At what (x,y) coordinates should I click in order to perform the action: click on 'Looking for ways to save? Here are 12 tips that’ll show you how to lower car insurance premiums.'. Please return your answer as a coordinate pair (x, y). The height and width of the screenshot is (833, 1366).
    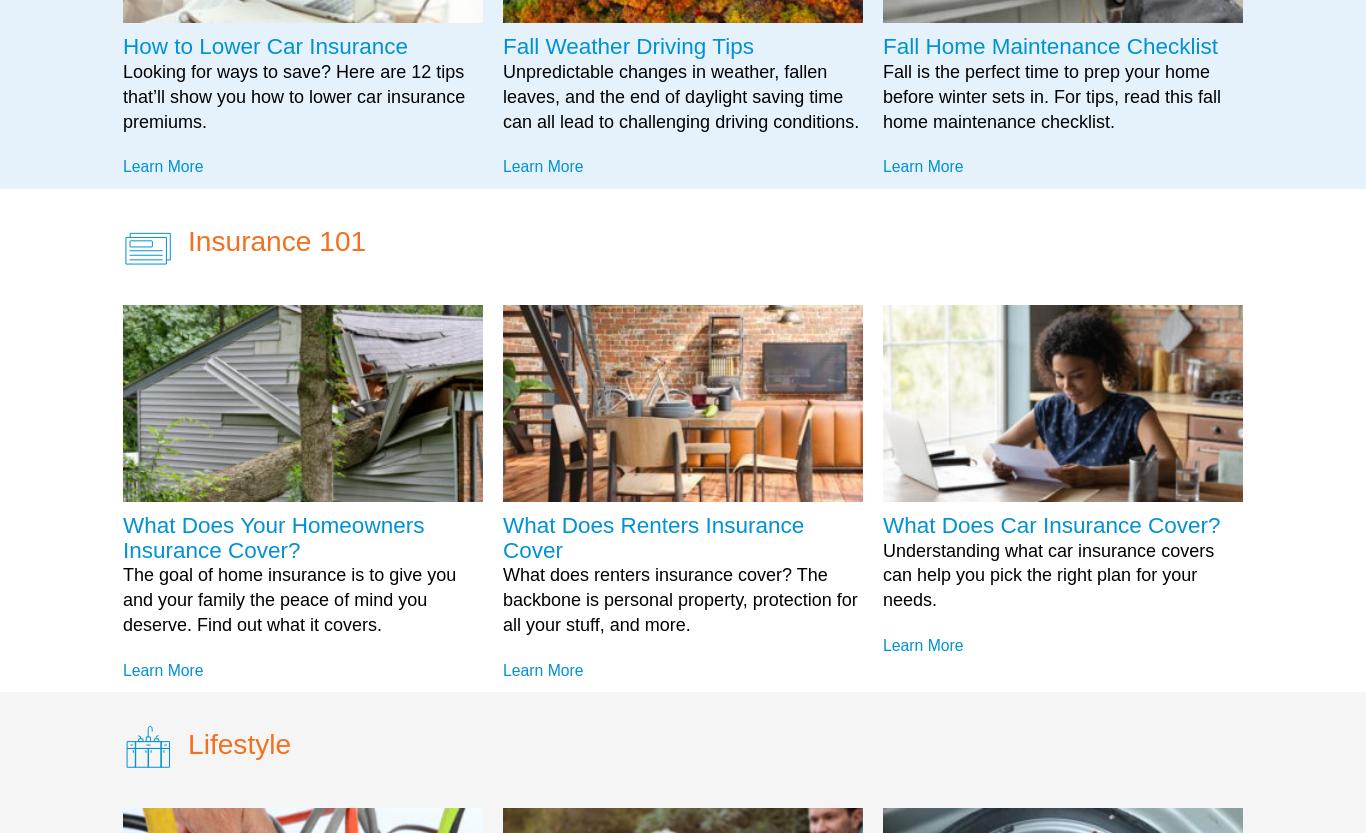
    Looking at the image, I should click on (293, 95).